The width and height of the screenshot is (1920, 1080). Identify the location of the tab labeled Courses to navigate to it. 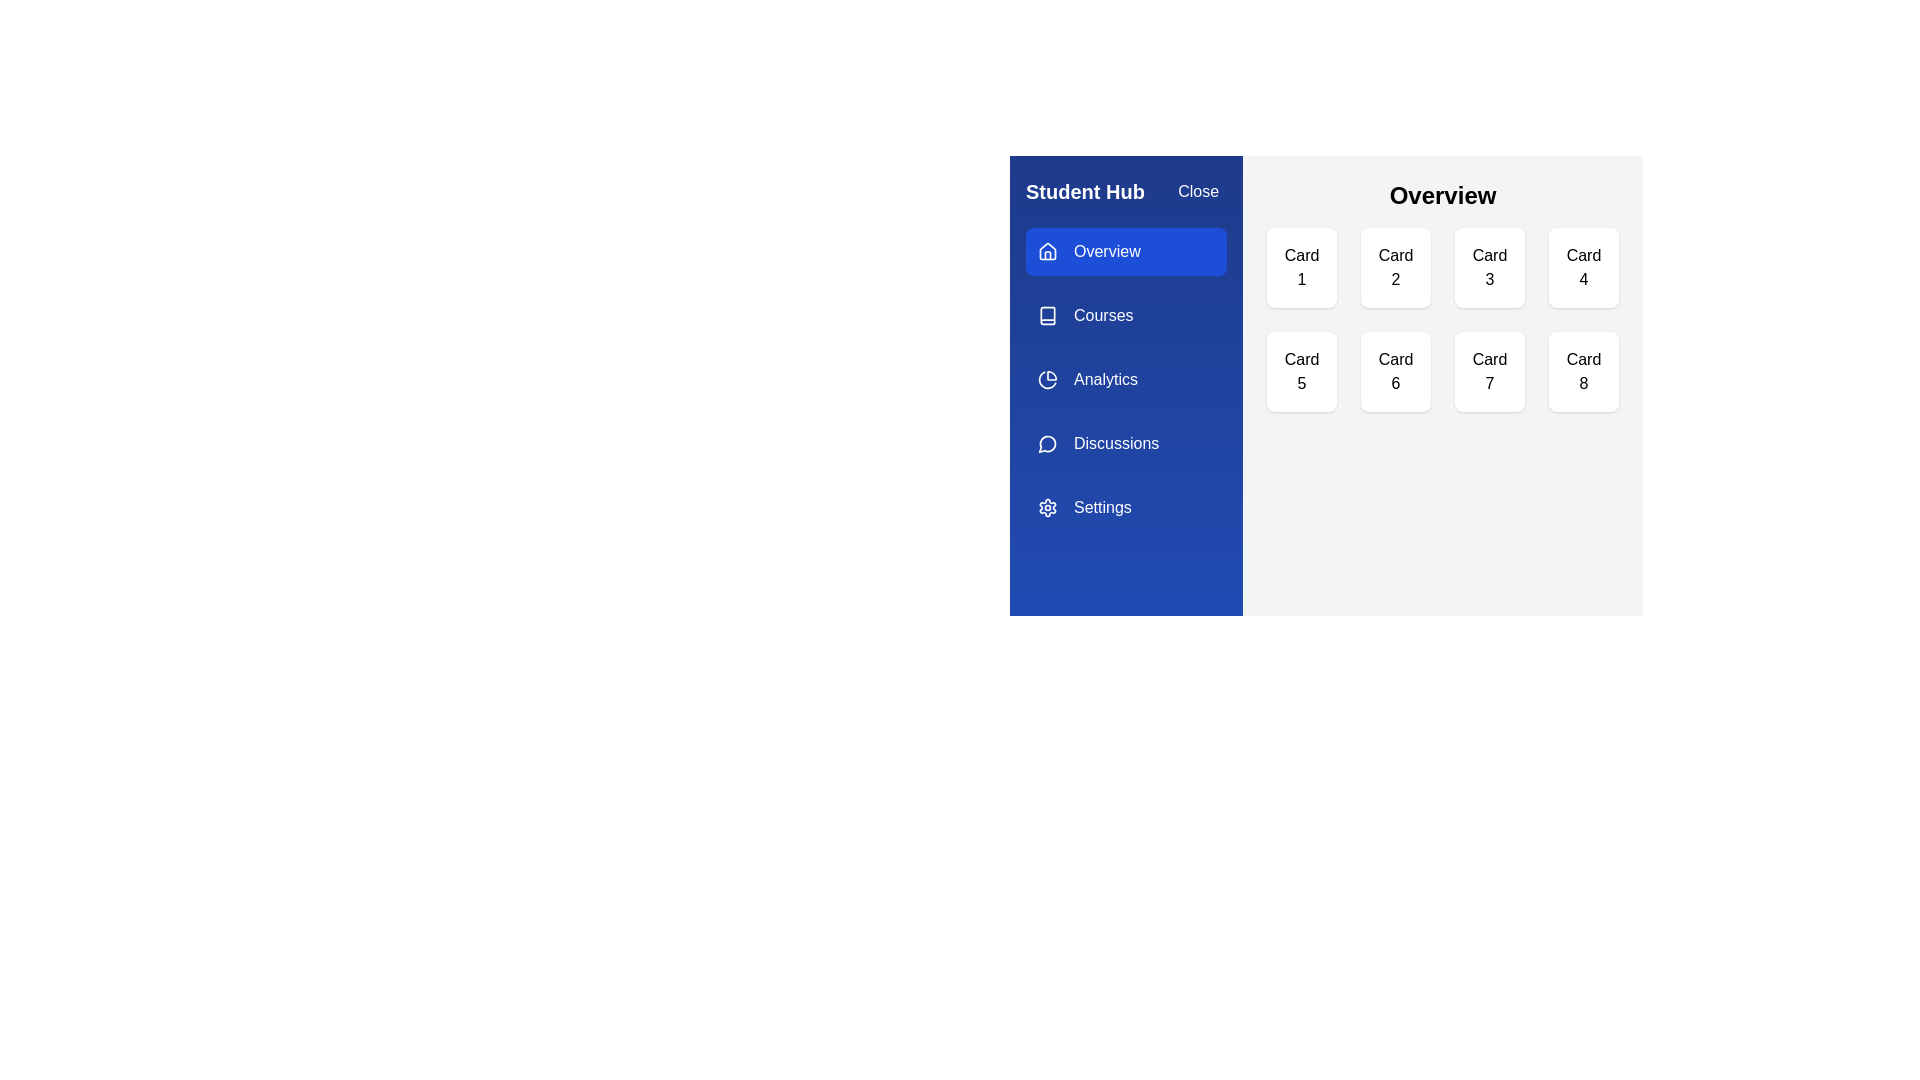
(1126, 315).